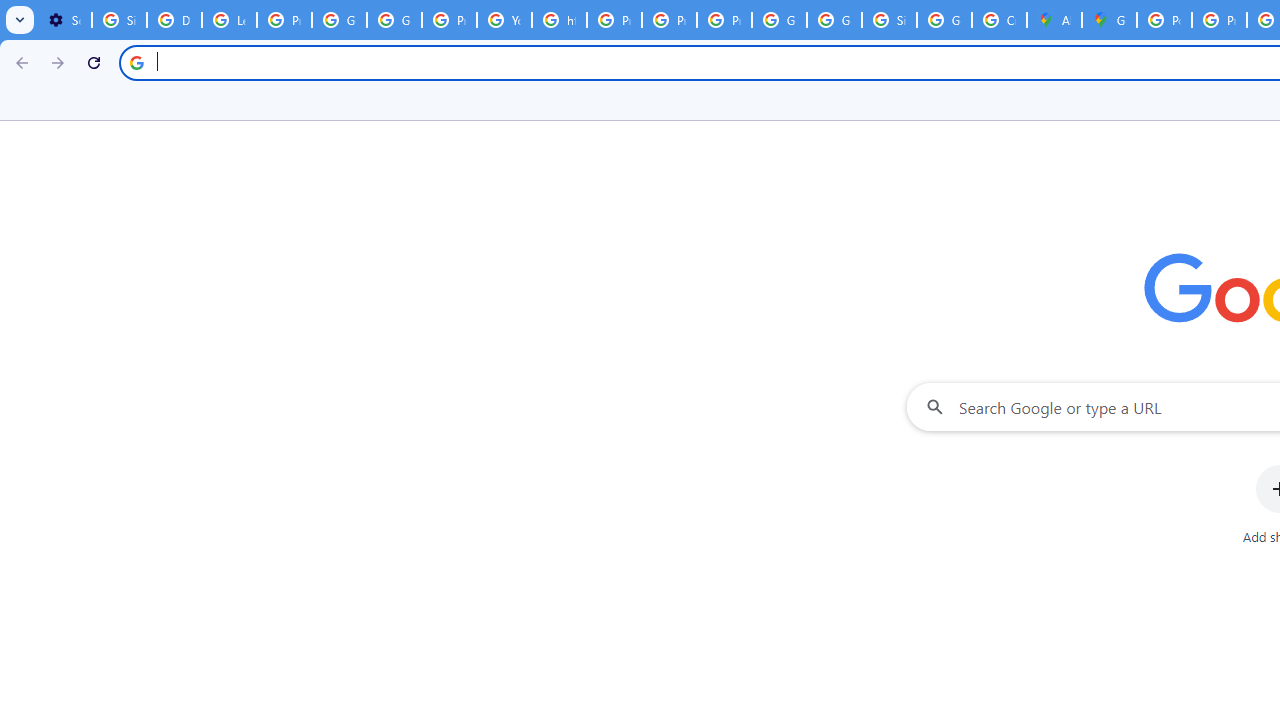 The height and width of the screenshot is (720, 1280). I want to click on 'Policy Accountability and Transparency - Transparency Center', so click(1164, 20).